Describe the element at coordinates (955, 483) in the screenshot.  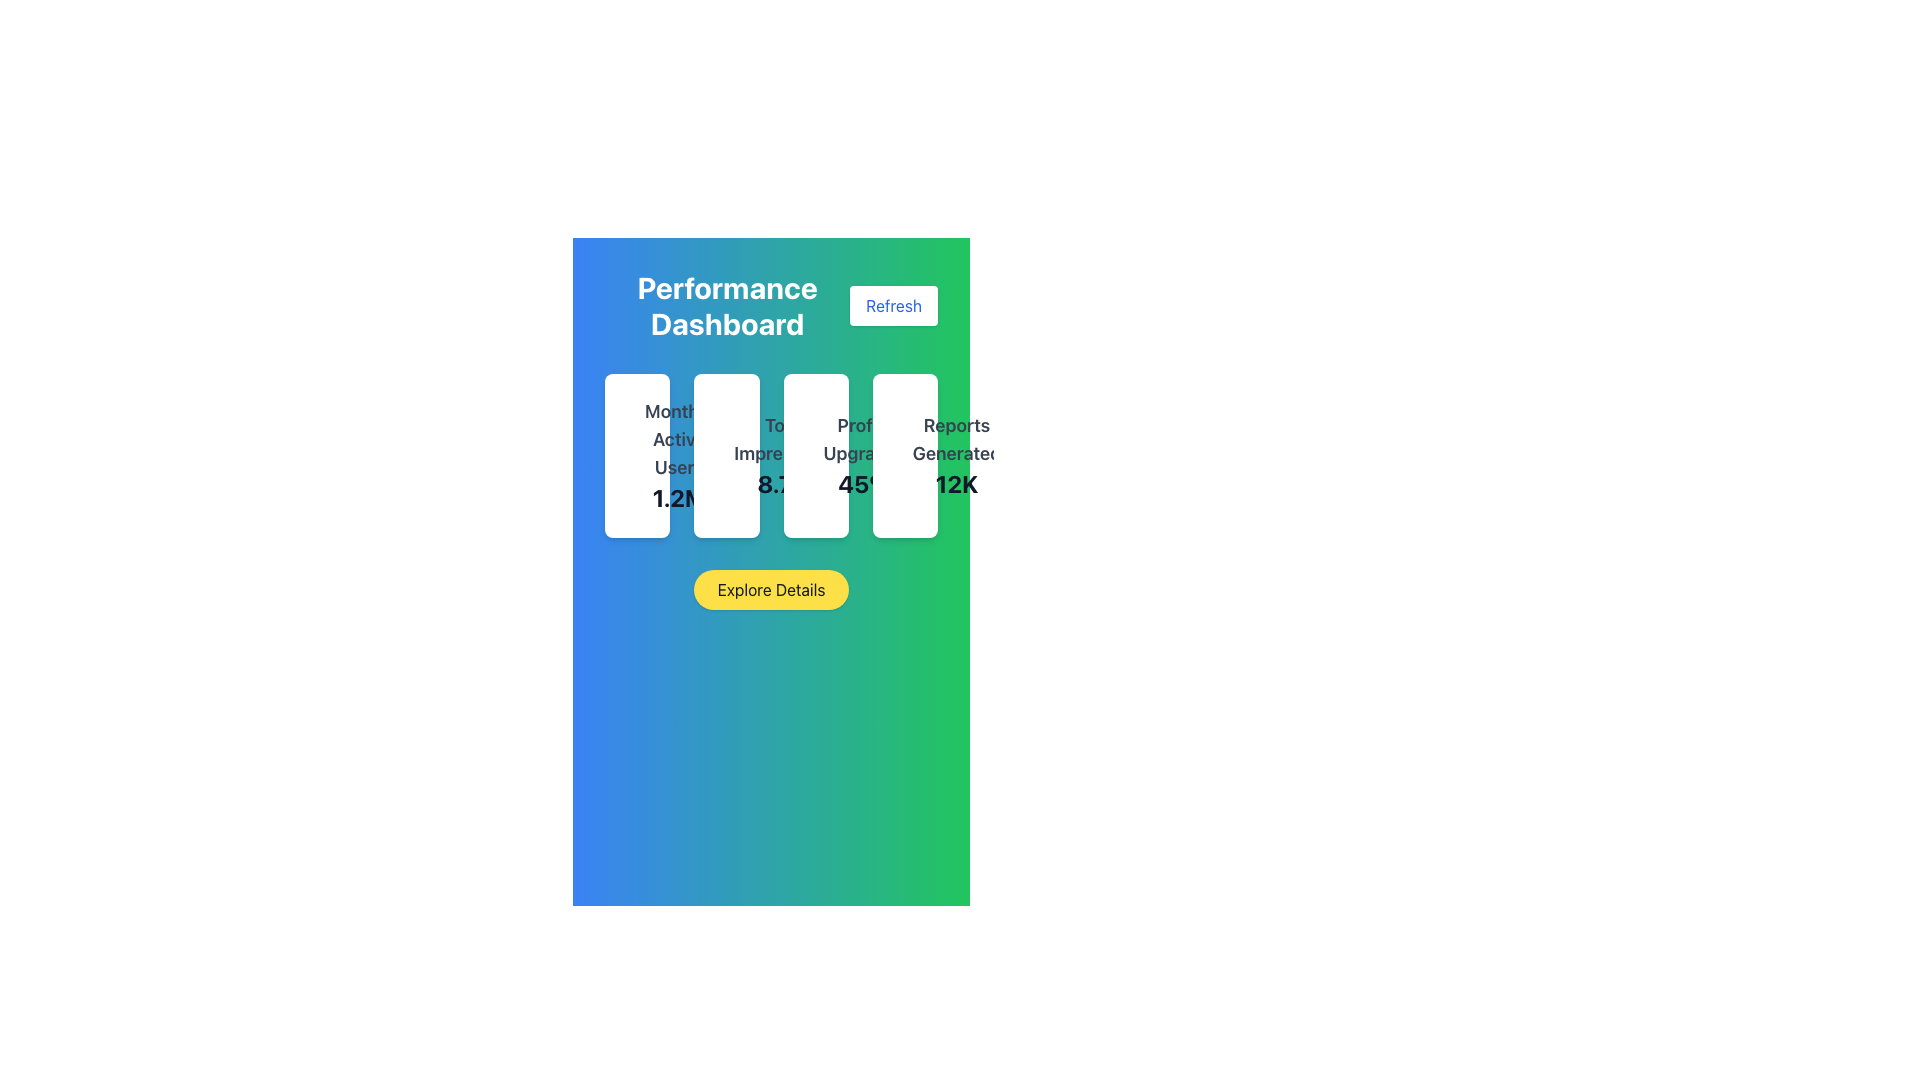
I see `the numeric data point text label that displays the count of reports generated, positioned below the 'Reports Generated' label` at that location.